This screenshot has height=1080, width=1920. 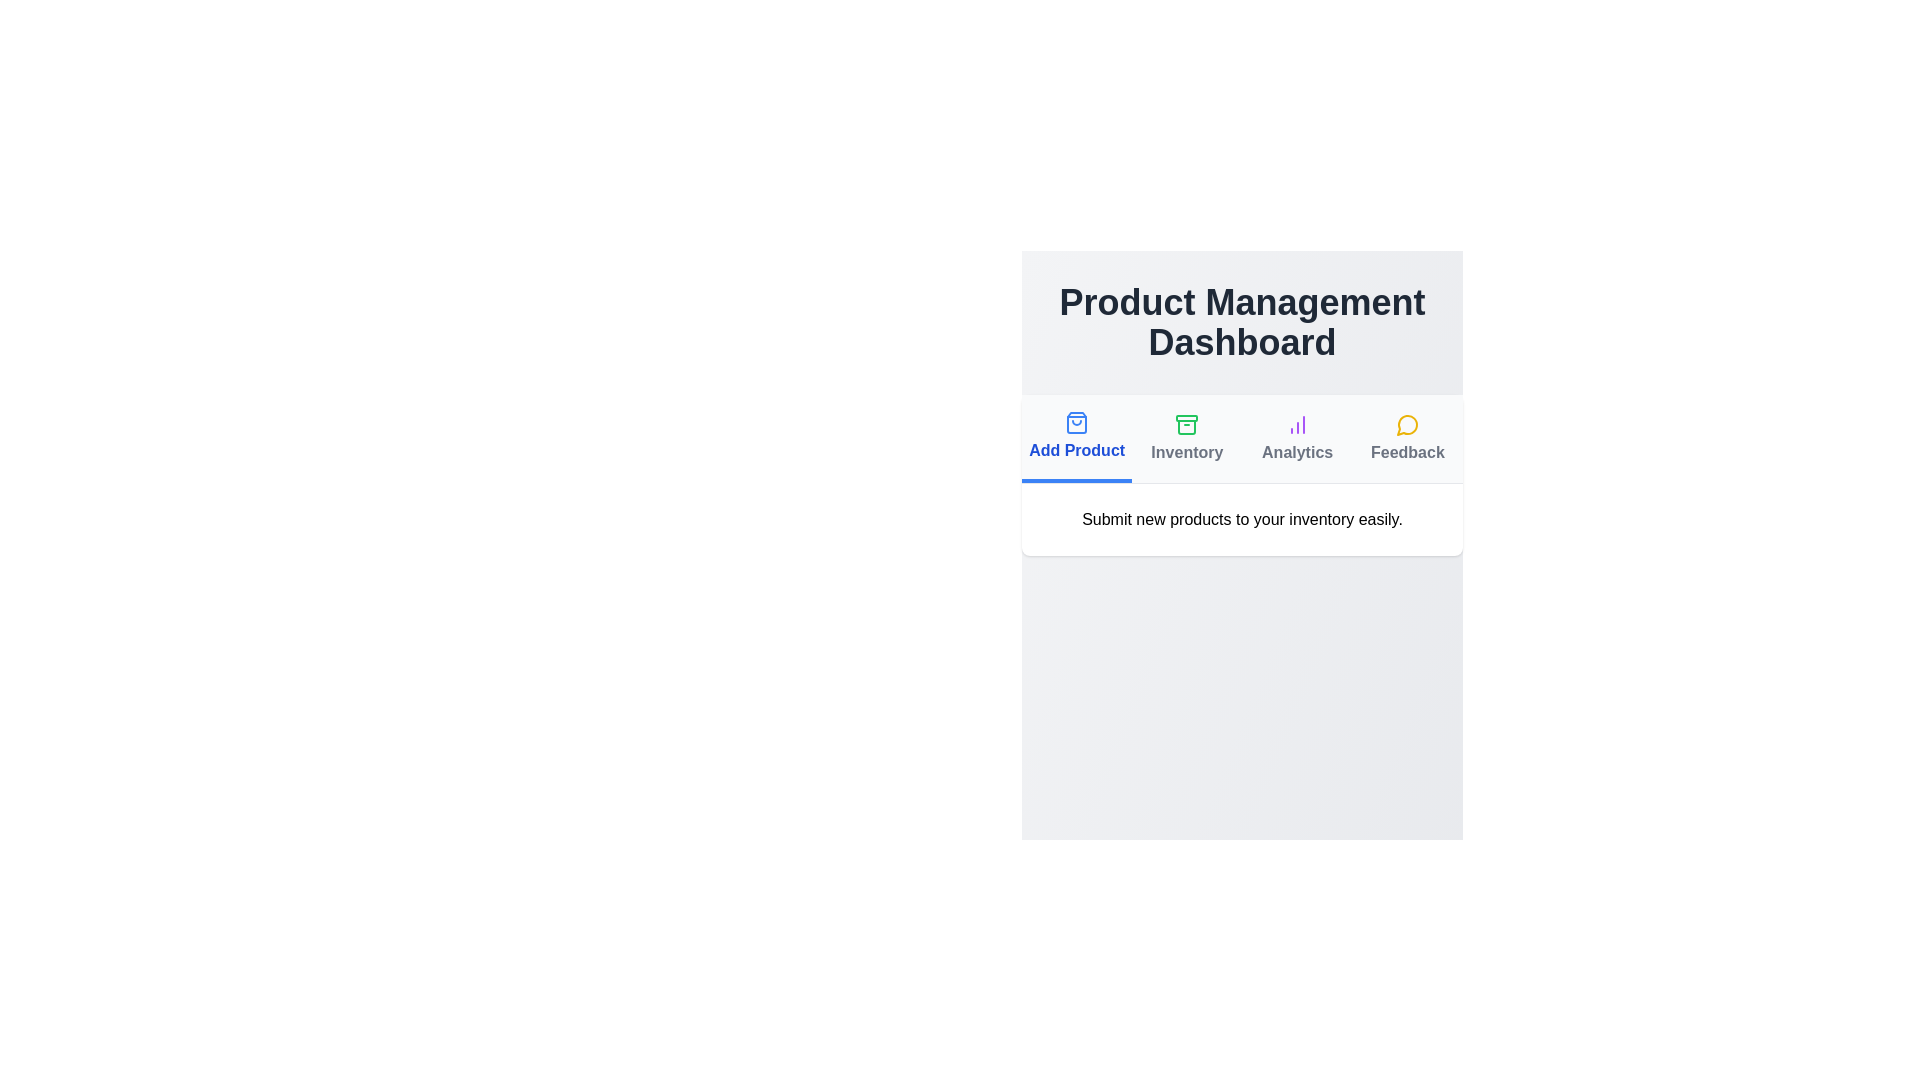 What do you see at coordinates (1187, 438) in the screenshot?
I see `the Navigation Link for accessing the Inventory section, which is the second item in the horizontal navigation under 'Product Management Dashboard'` at bounding box center [1187, 438].